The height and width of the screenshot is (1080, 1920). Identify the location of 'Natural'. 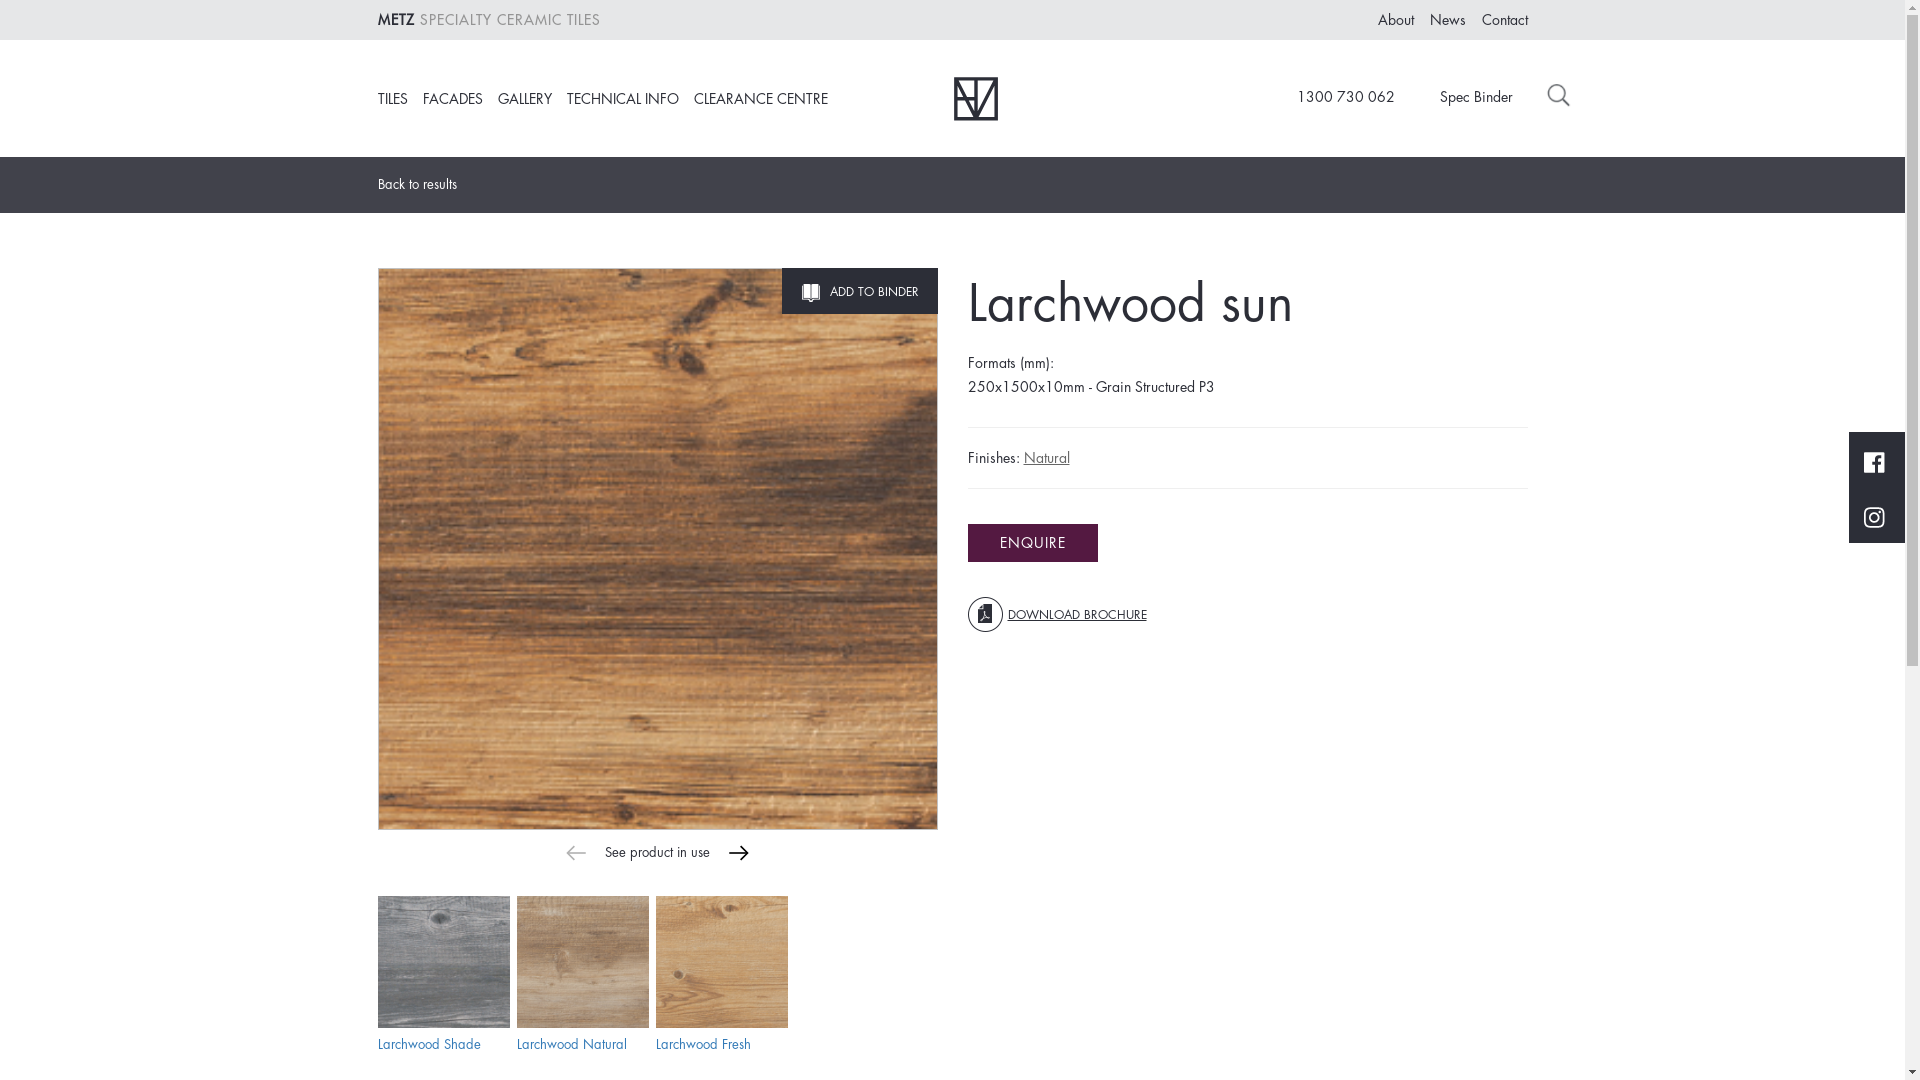
(1045, 458).